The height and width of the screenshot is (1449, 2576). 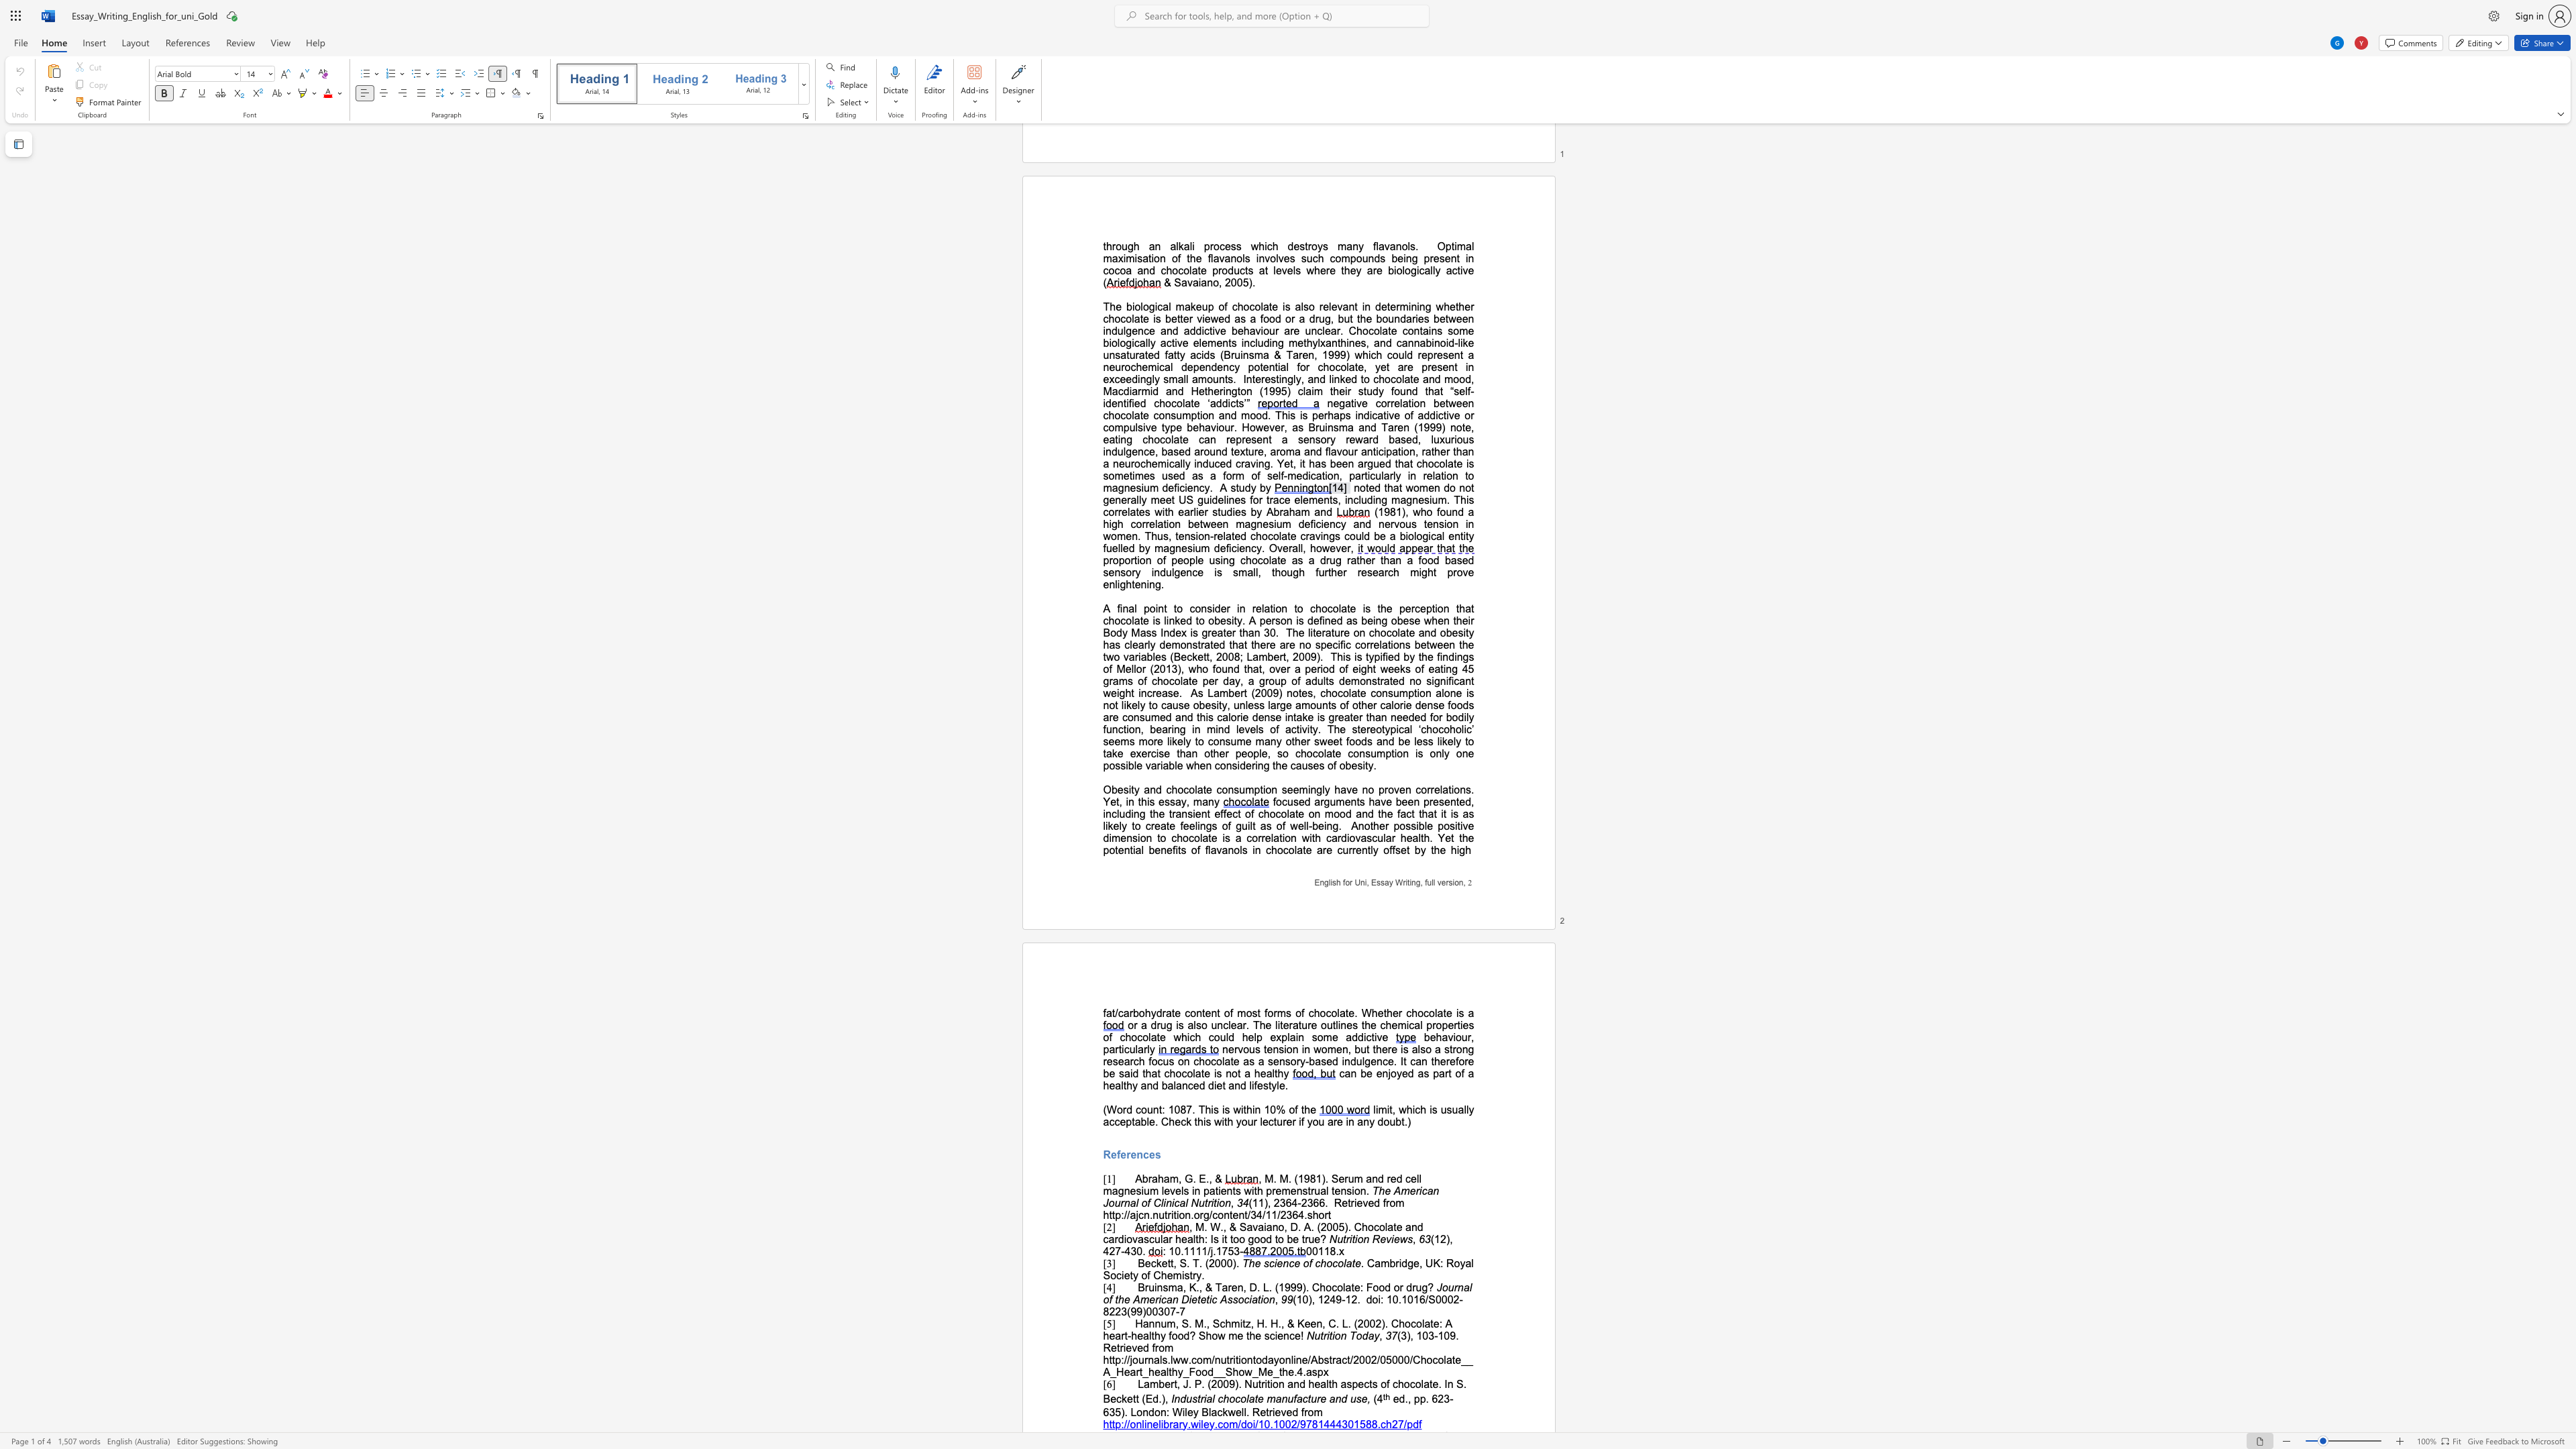 I want to click on the subset text "t_healt" within the text "Retrieved from http://journals.lww.com/nutritiontodayonline/Abstract/2002/05000/Chocolate__A_Heart_healthy_Food__Show_Me_the.4.aspx", so click(x=1138, y=1371).